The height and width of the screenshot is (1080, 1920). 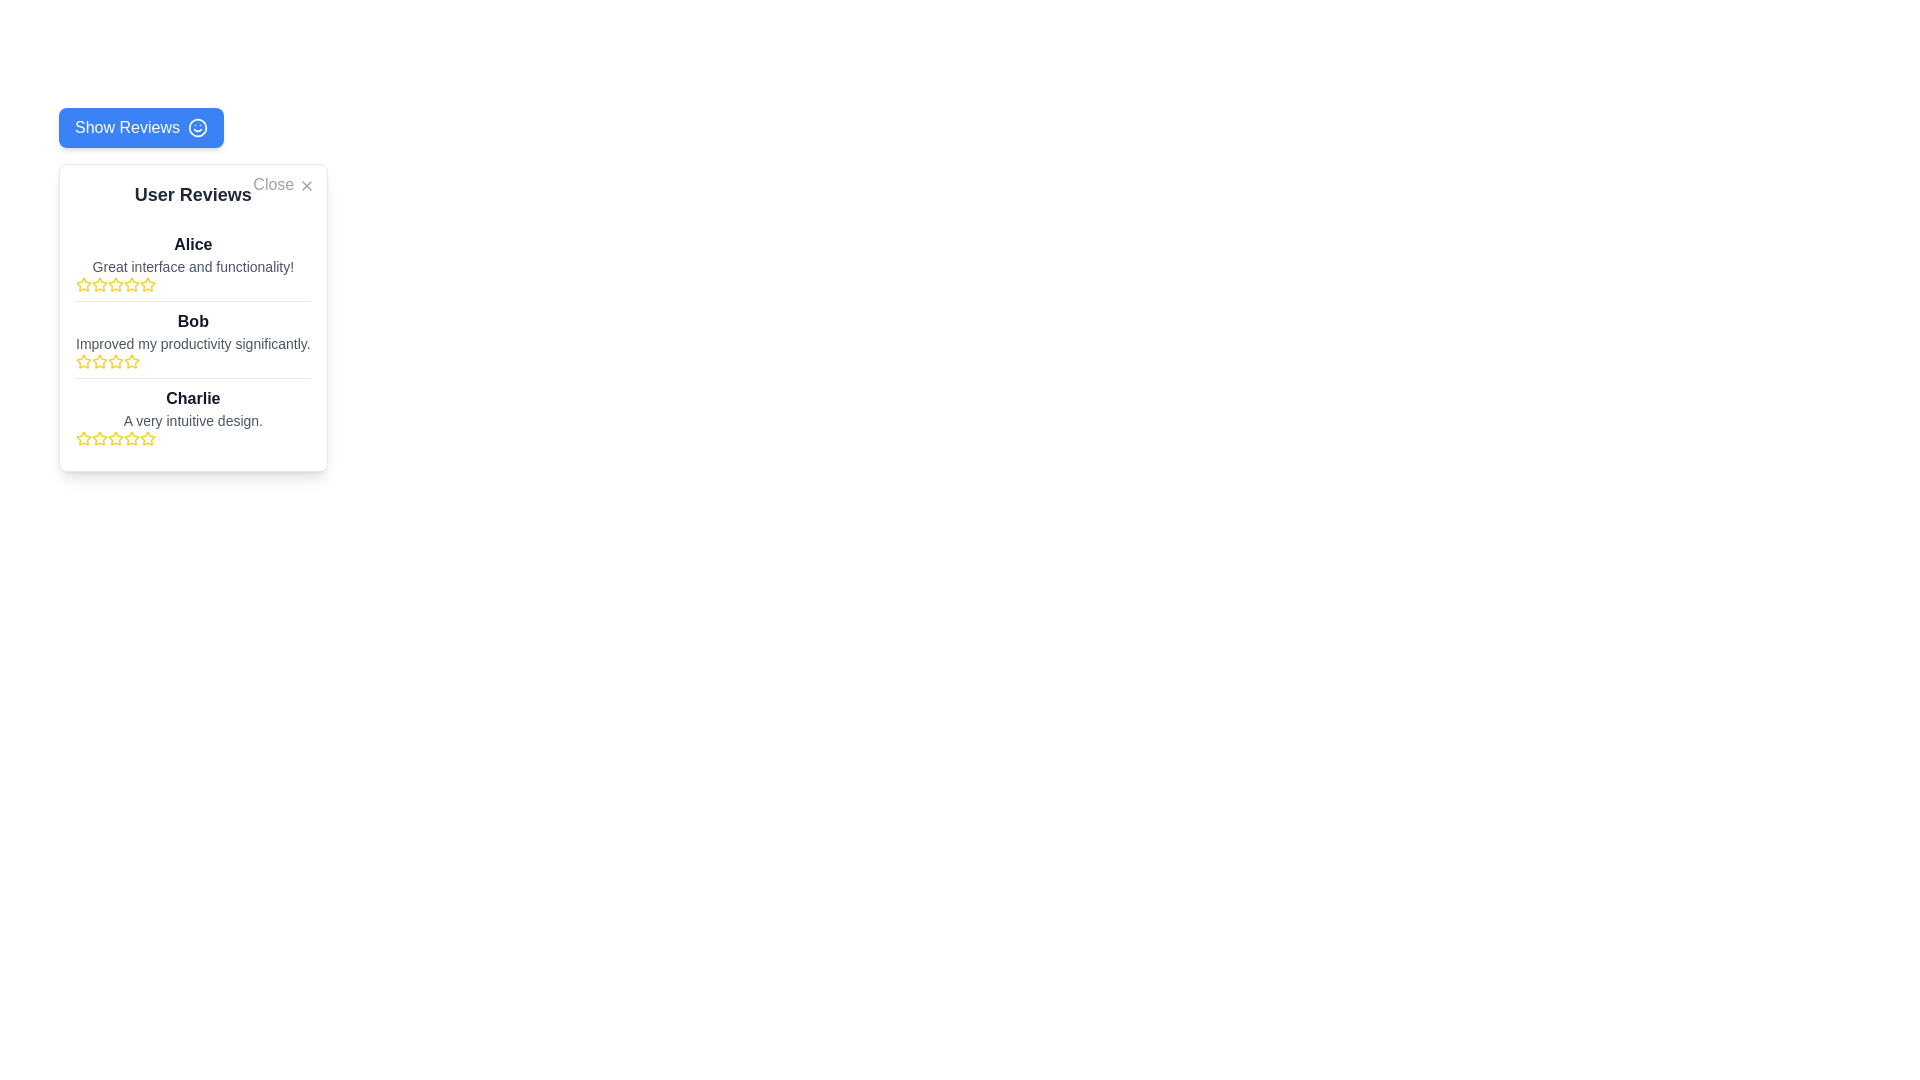 I want to click on the fourth star icon in the rating row under Alice's review, so click(x=114, y=285).